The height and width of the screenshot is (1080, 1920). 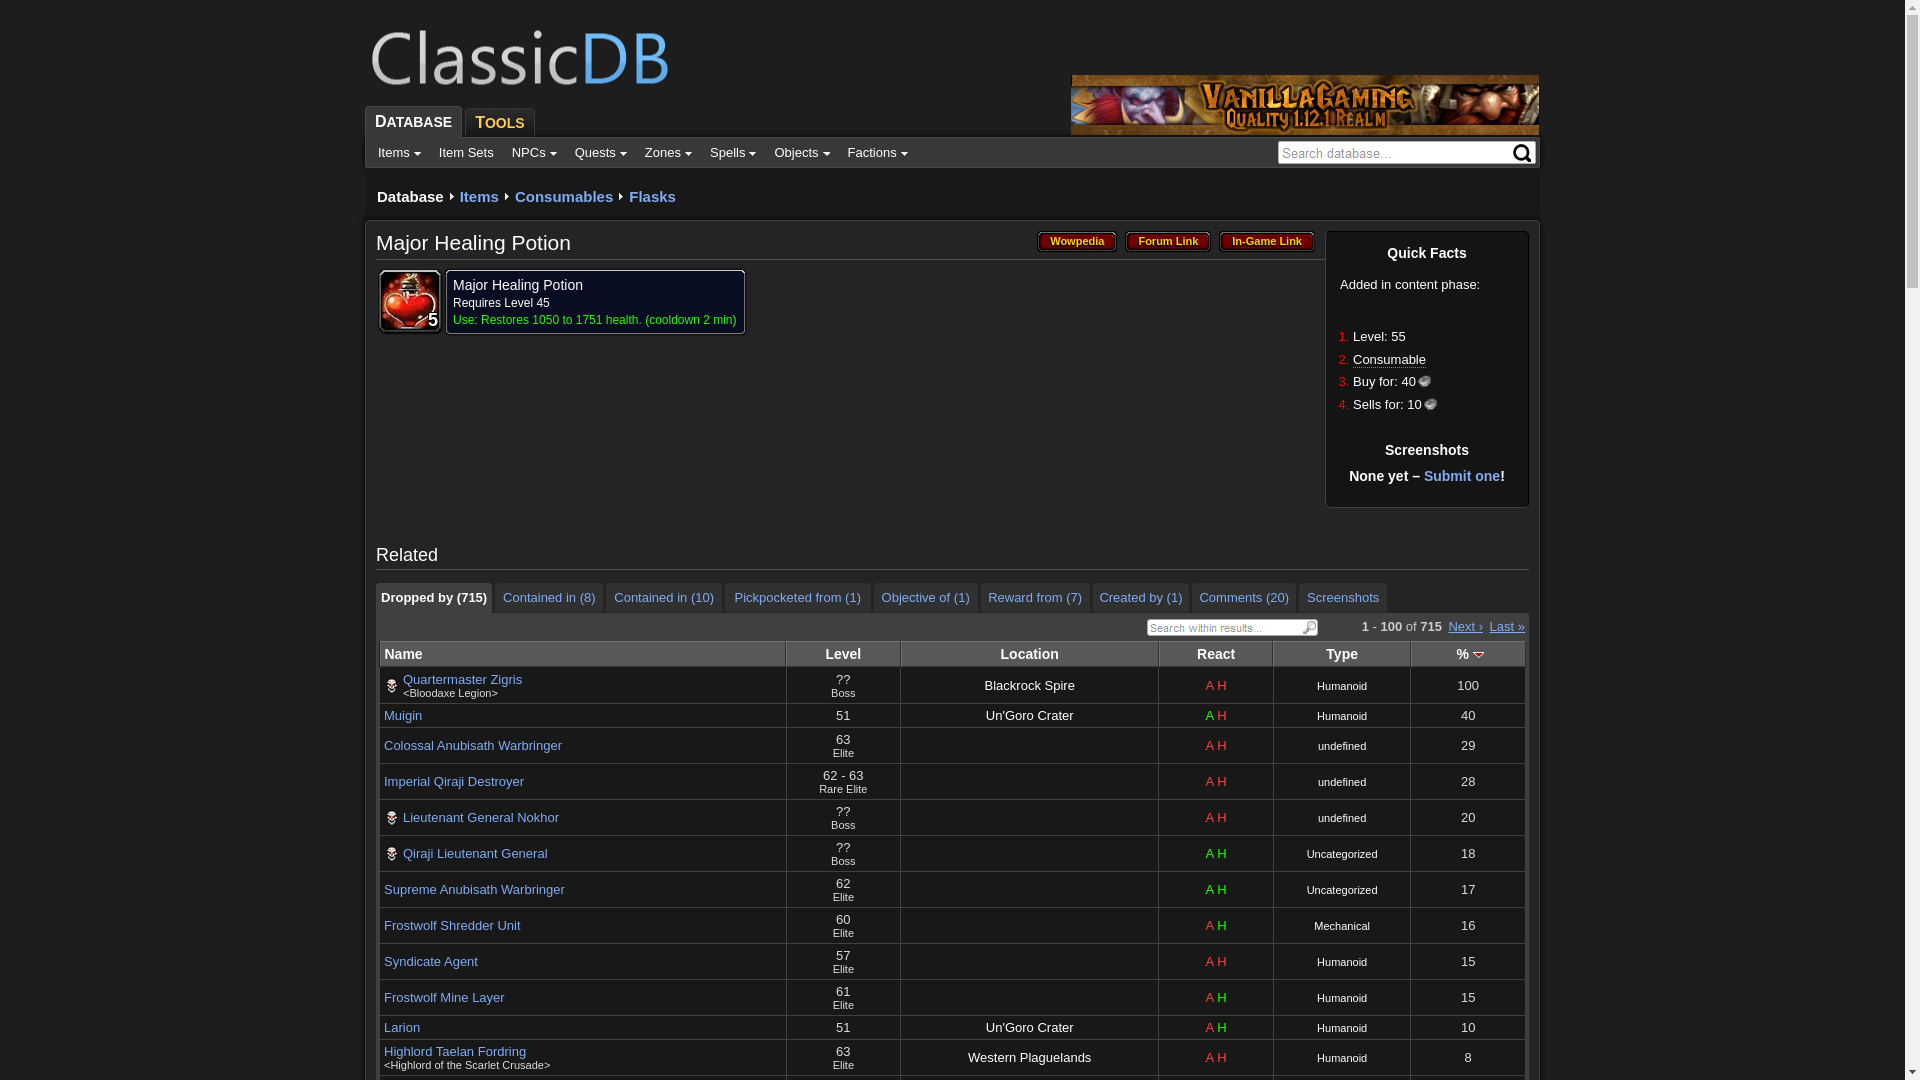 I want to click on 'Created by (1)', so click(x=1141, y=596).